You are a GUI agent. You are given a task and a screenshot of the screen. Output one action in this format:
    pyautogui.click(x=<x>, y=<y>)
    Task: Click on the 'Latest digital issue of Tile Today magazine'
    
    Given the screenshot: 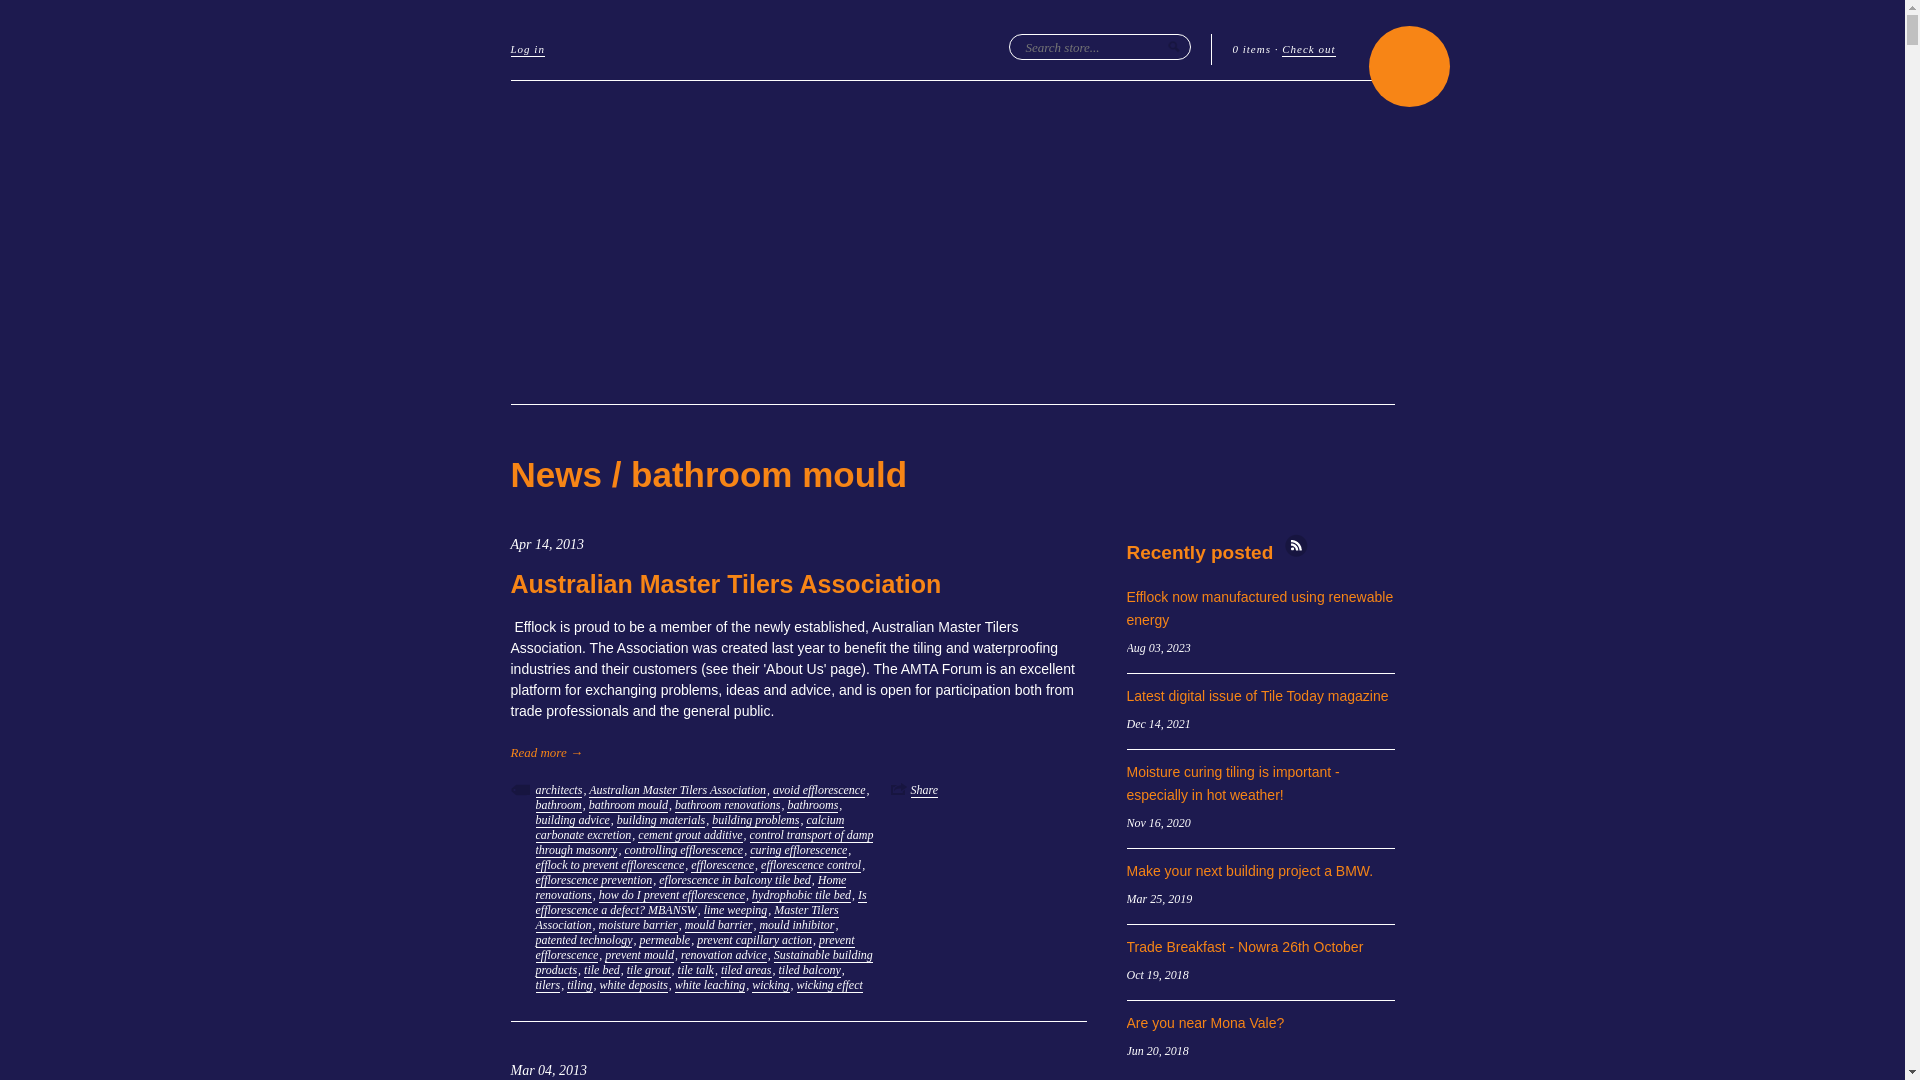 What is the action you would take?
    pyautogui.click(x=1256, y=694)
    